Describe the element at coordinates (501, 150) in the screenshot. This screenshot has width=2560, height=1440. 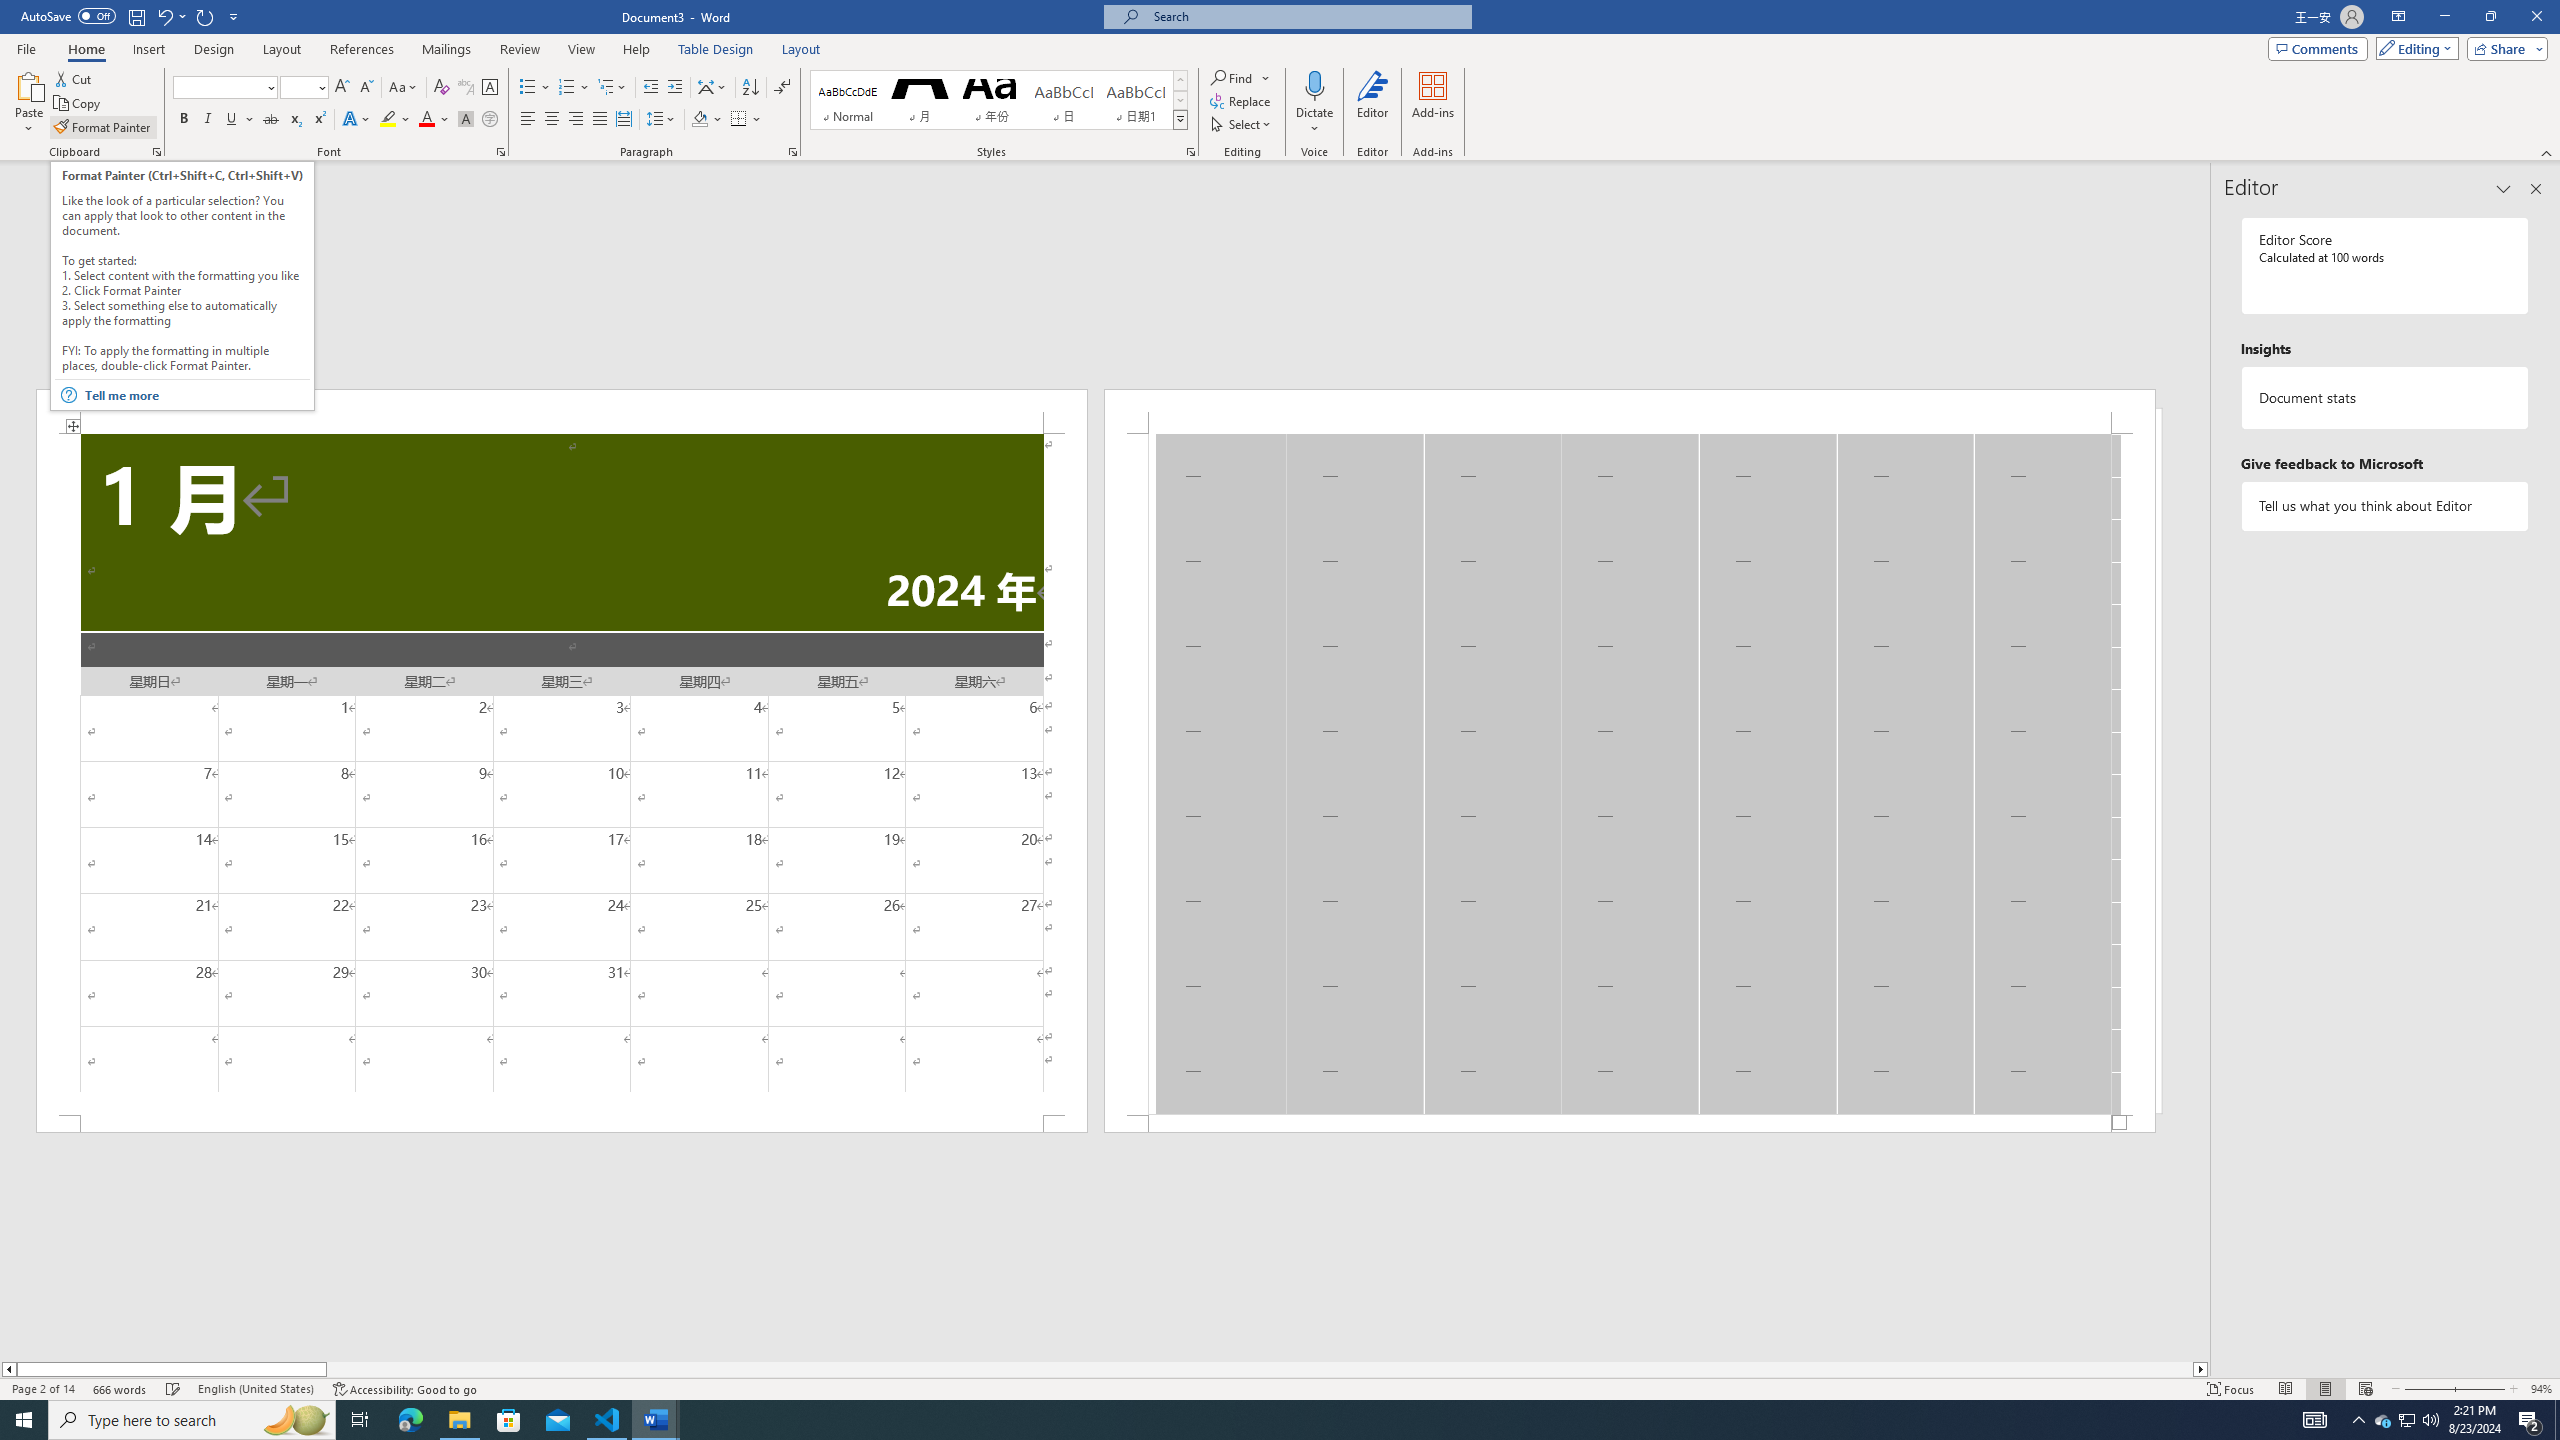
I see `'Font...'` at that location.